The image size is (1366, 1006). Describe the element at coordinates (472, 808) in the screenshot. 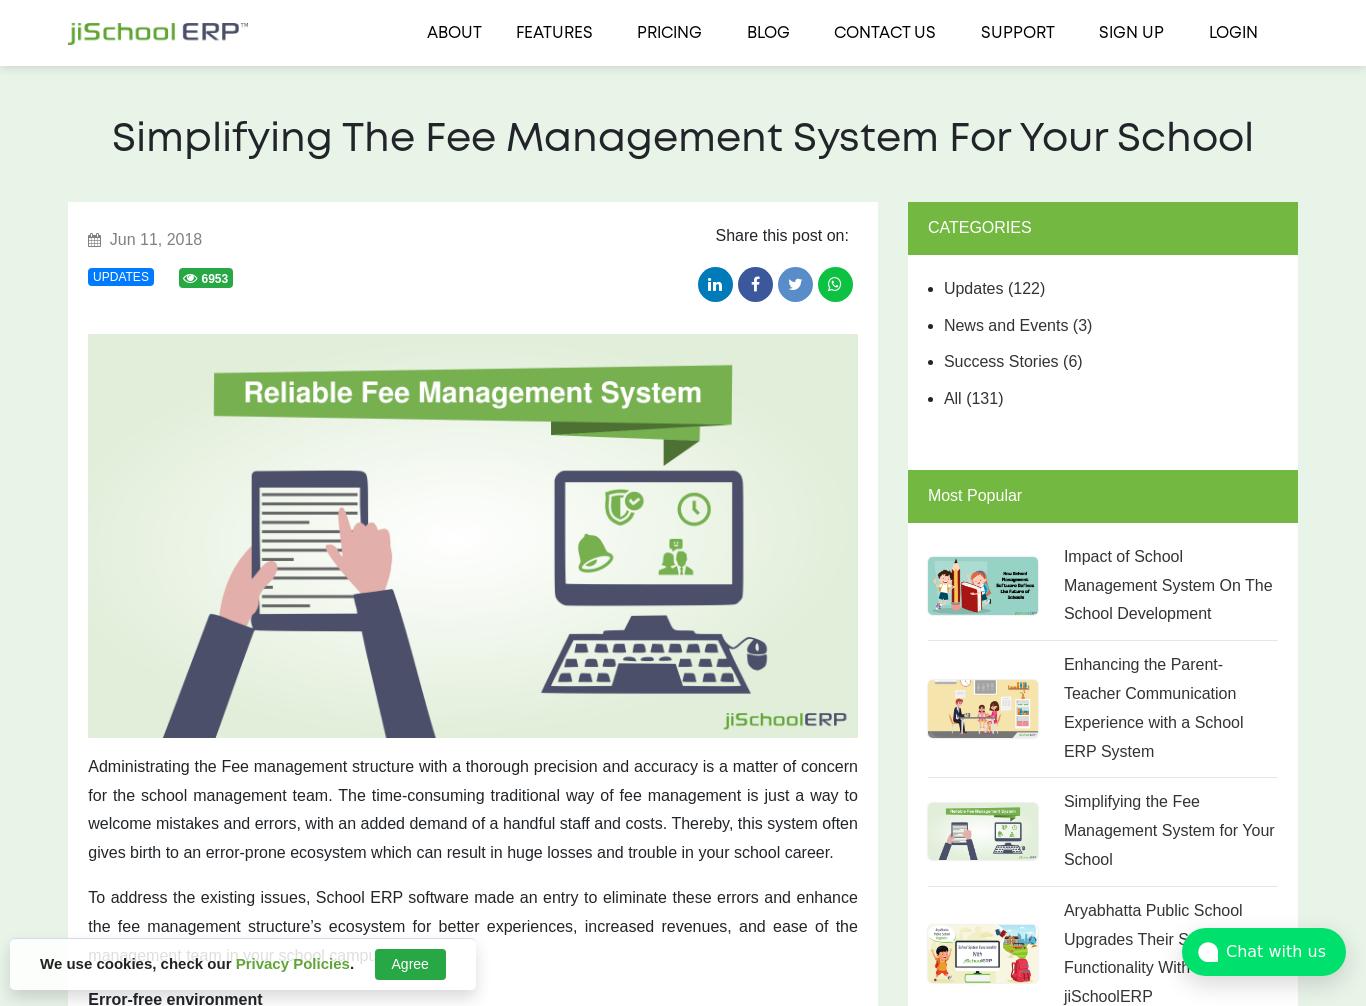

I see `'Administrating the Fee management structure with a thorough precision and accuracy is a matter of concern for the school management team. The time-consuming traditional way of fee management is just a way to welcome mistakes and errors, with an added demand of a handful staff and costs. Thereby, this system often gives birth to an error-prone ecosystem which can result in huge losses and trouble in your school career.'` at that location.